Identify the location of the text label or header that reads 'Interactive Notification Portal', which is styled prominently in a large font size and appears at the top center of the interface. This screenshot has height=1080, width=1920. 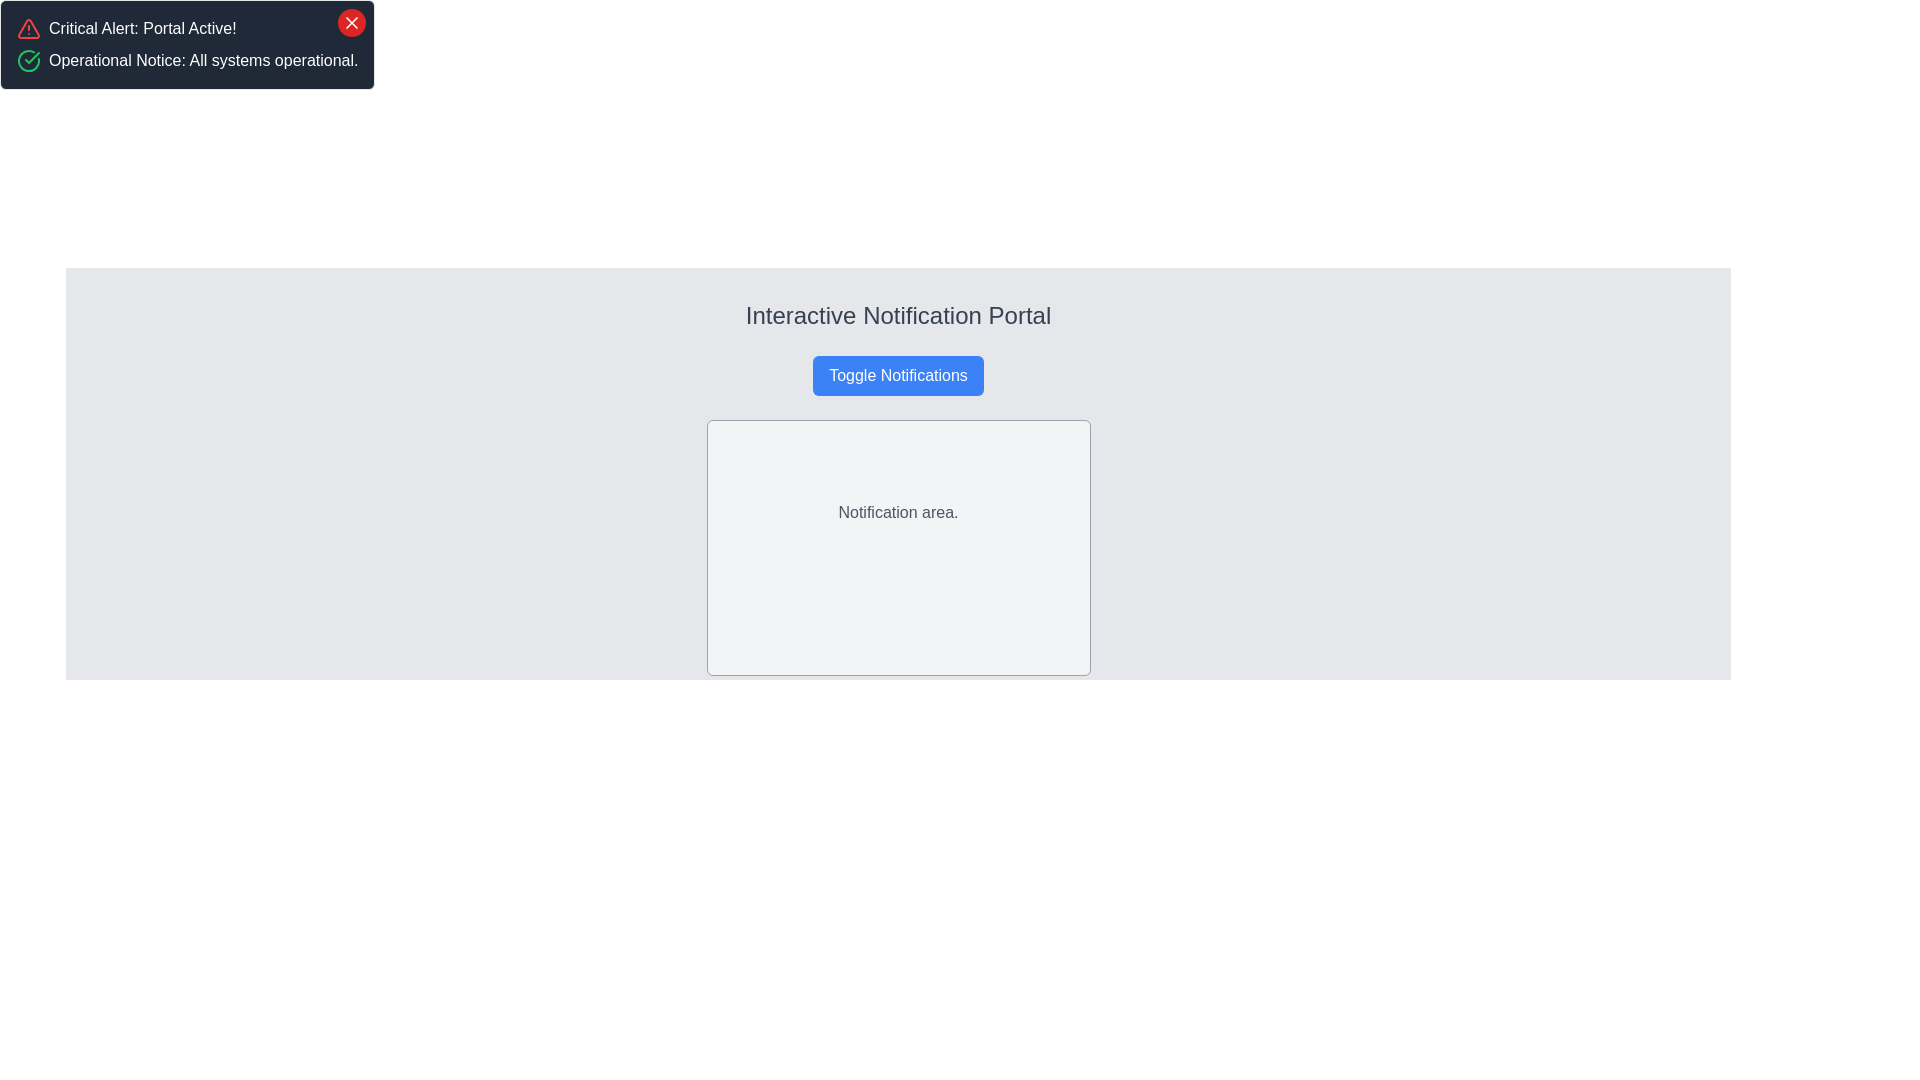
(897, 315).